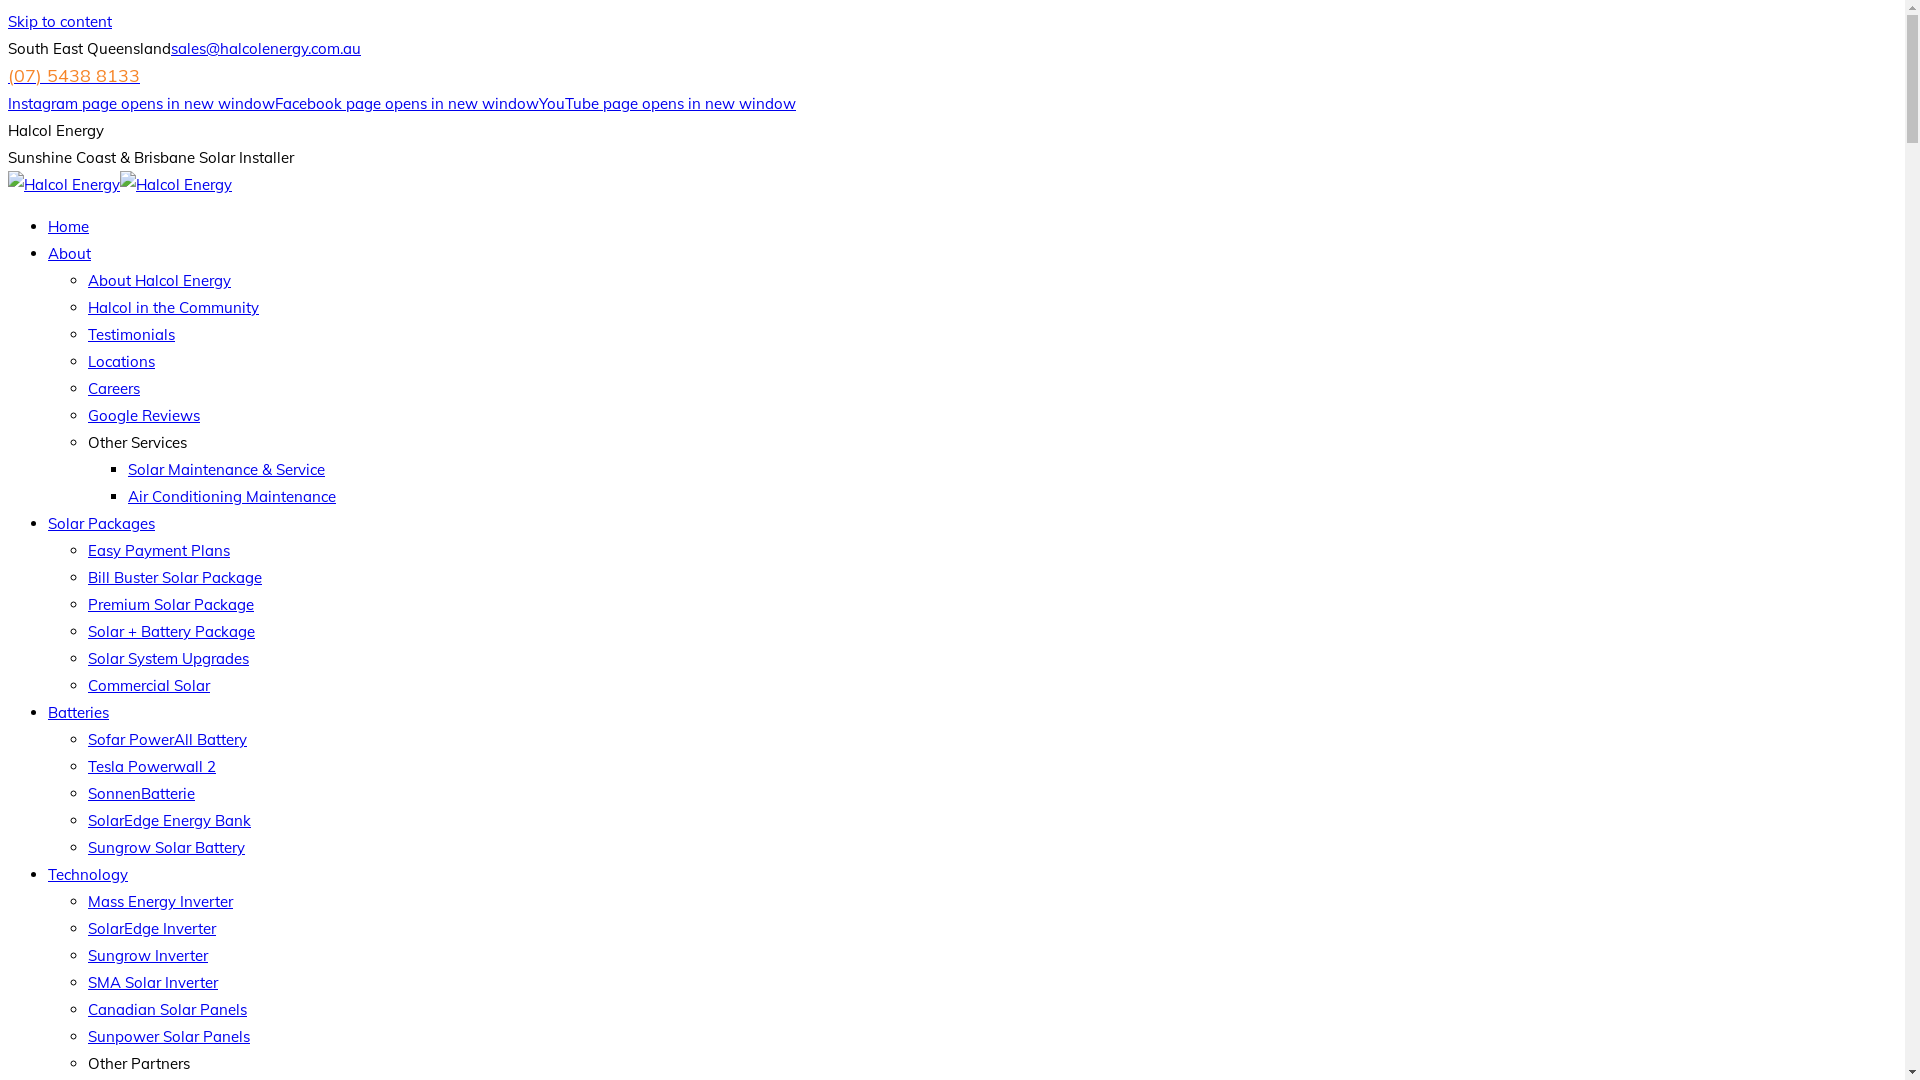 The height and width of the screenshot is (1080, 1920). What do you see at coordinates (158, 280) in the screenshot?
I see `'About Halcol Energy'` at bounding box center [158, 280].